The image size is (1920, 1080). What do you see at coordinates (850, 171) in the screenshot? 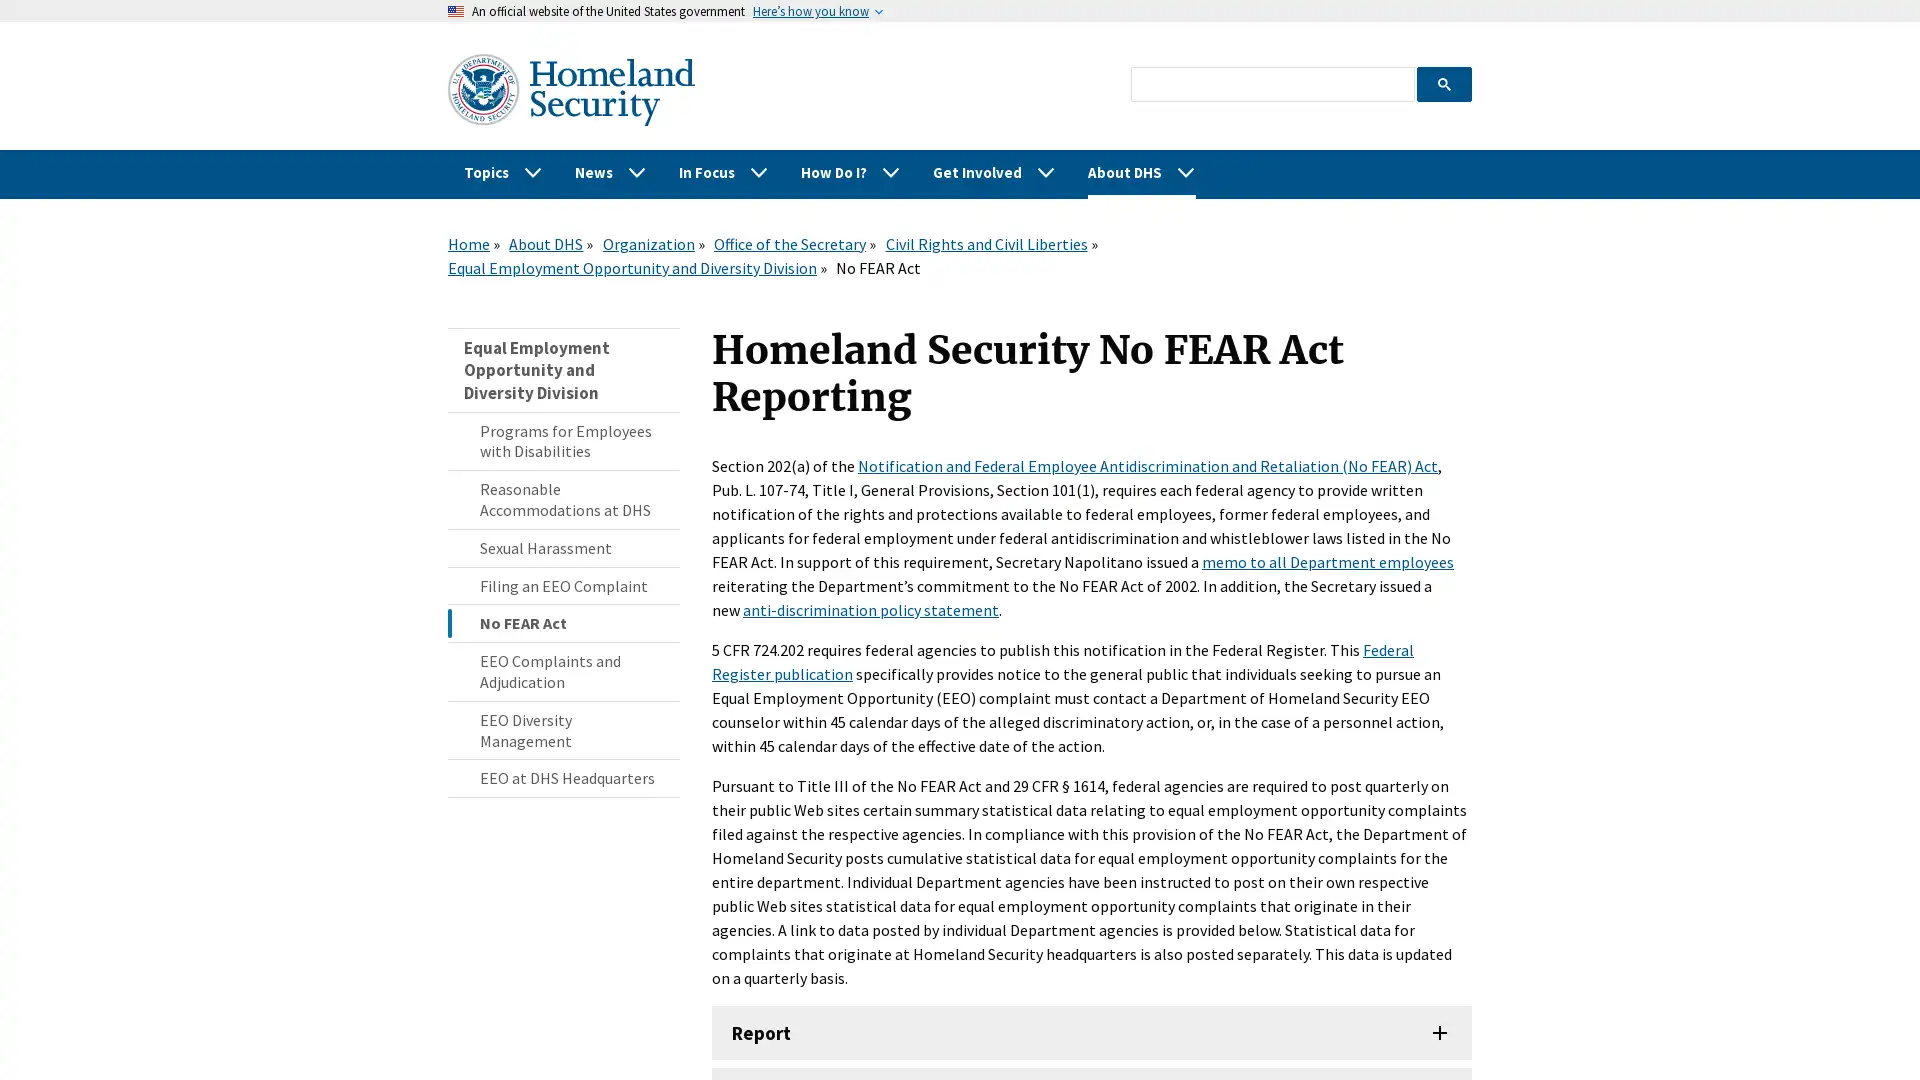
I see `How Do I?` at bounding box center [850, 171].